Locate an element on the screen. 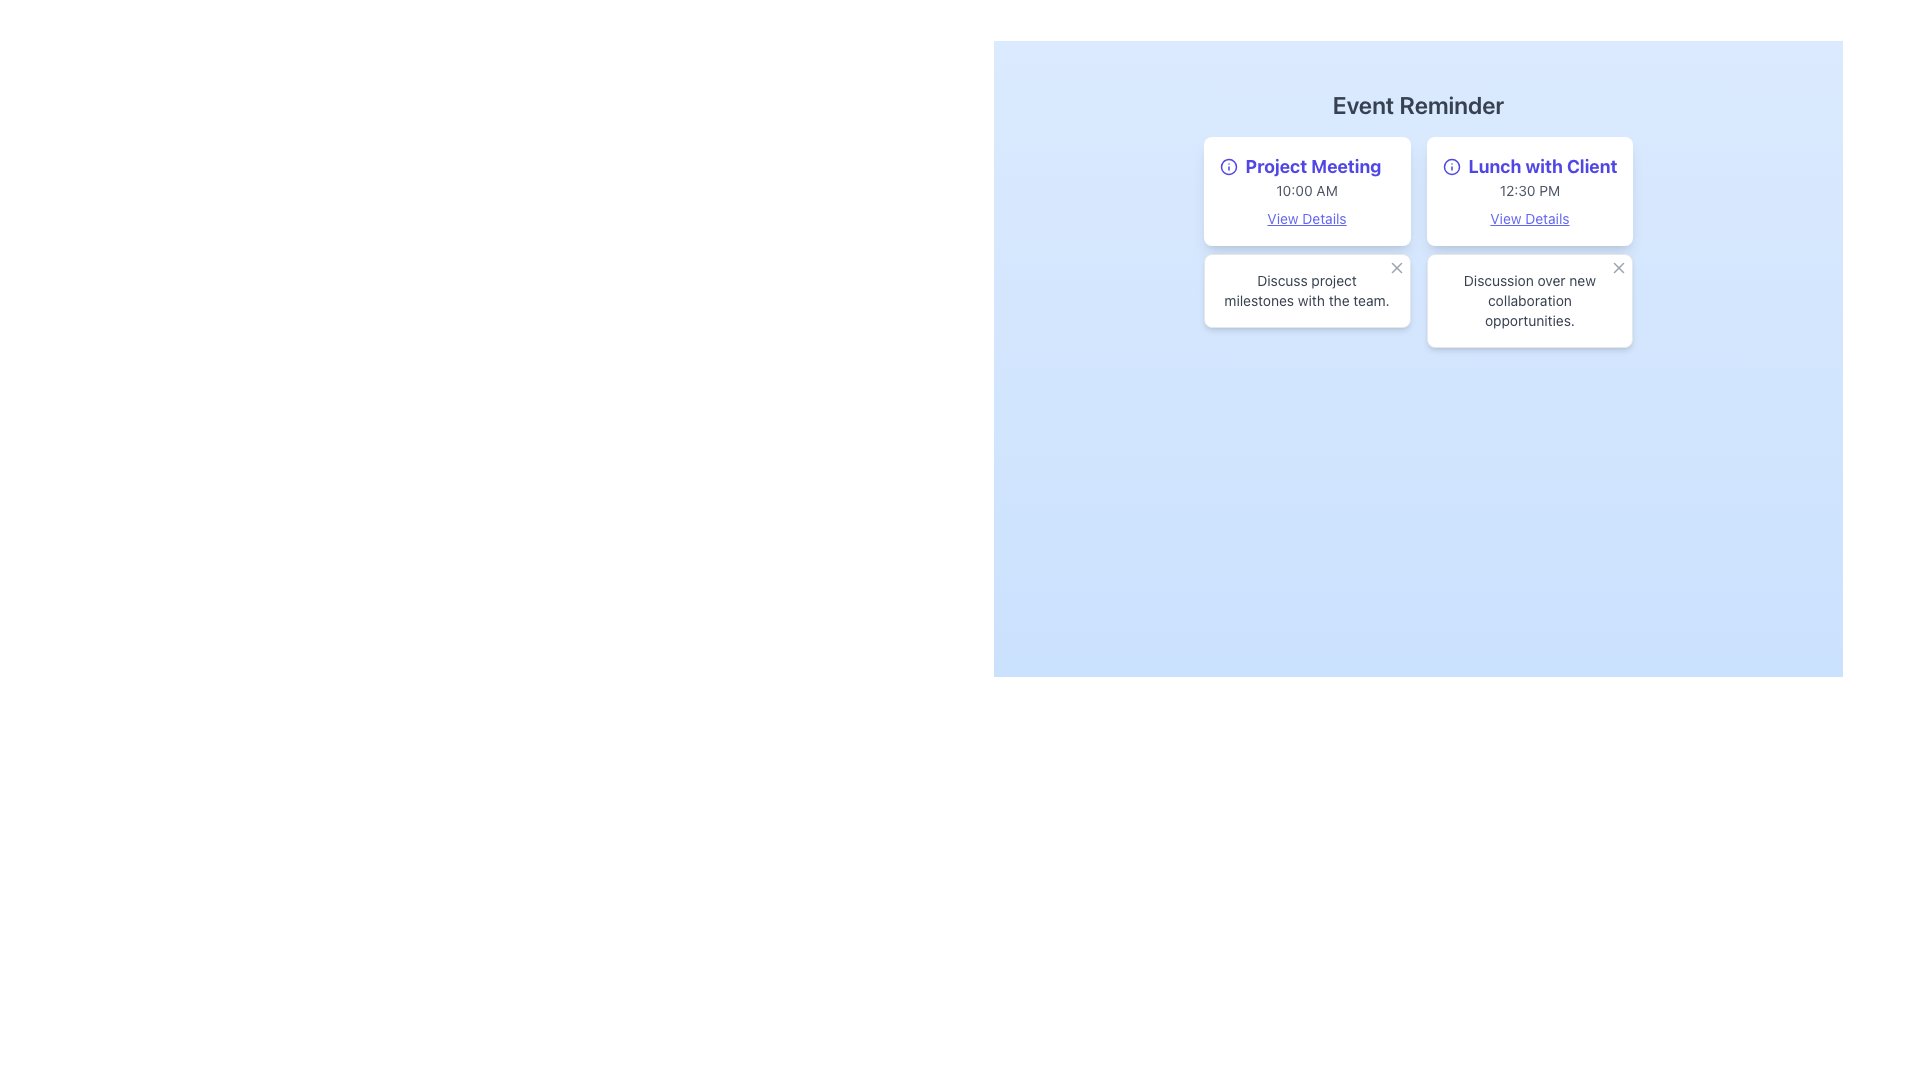  text content of the informational popup displaying 'Discussion over new collaboration opportunities', which appears below the 'Lunch with Client' event is located at coordinates (1529, 300).